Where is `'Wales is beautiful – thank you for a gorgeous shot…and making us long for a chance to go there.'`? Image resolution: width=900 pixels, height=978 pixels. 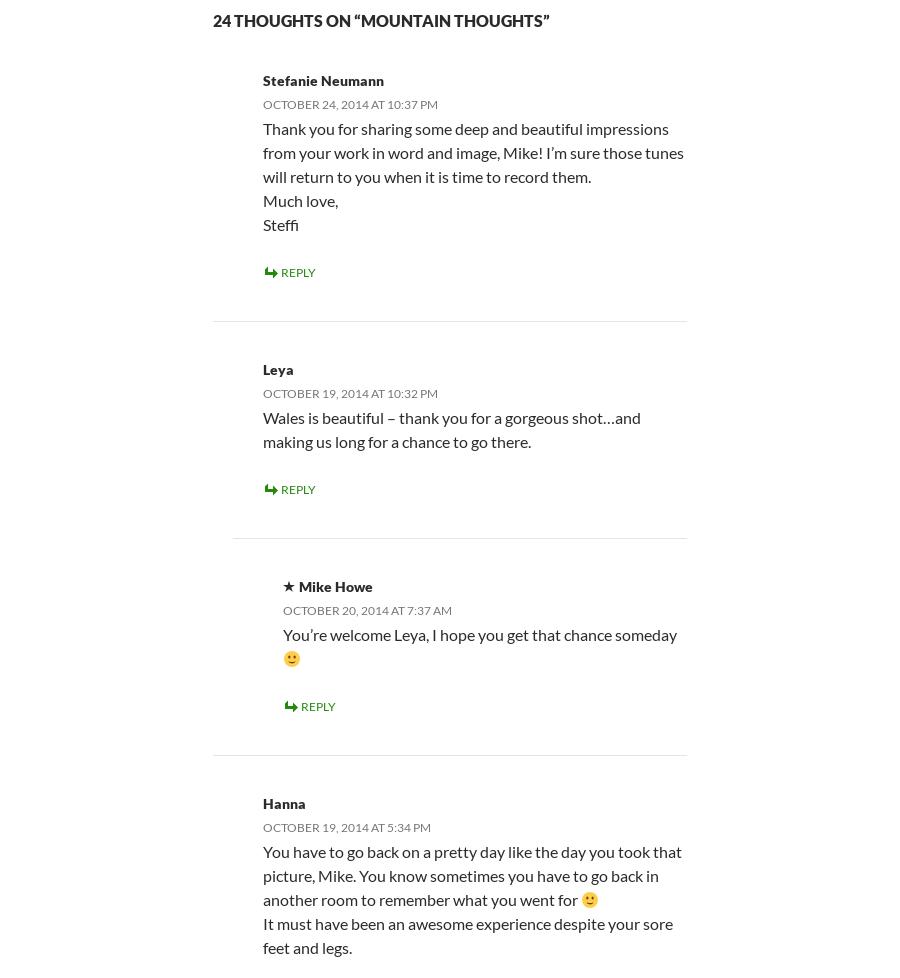
'Wales is beautiful – thank you for a gorgeous shot…and making us long for a chance to go there.' is located at coordinates (450, 427).